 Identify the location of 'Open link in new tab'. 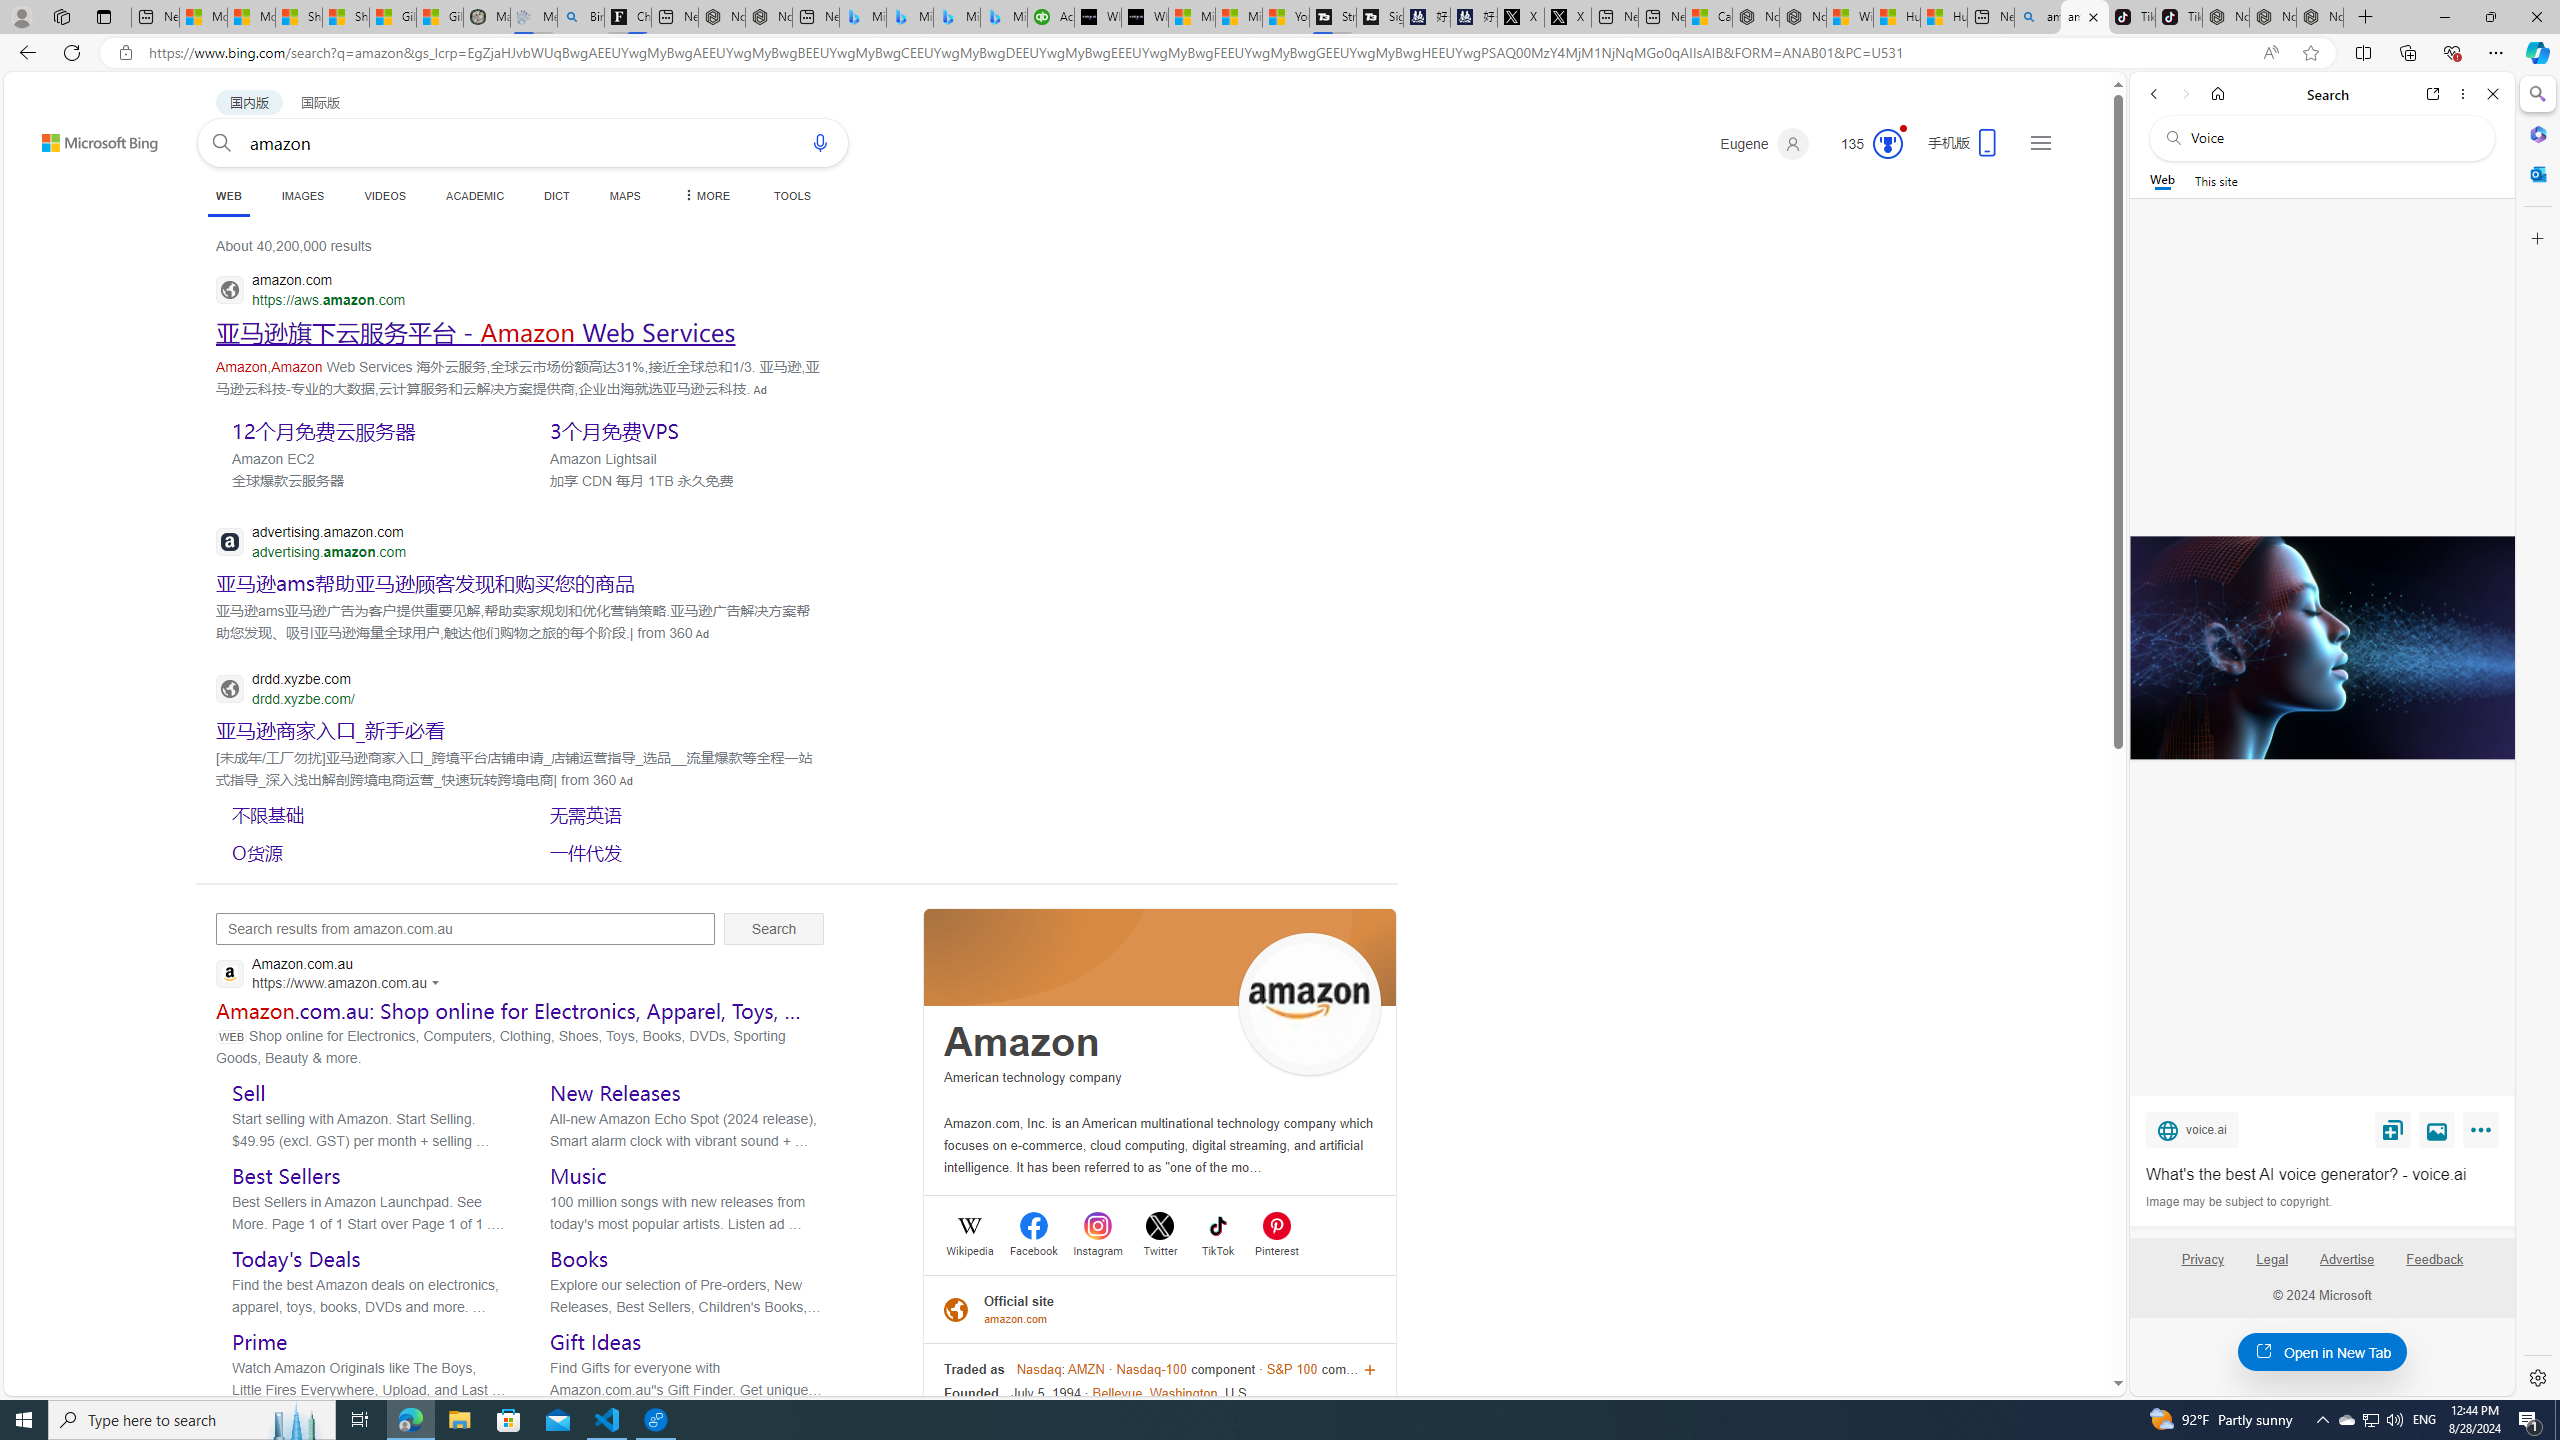
(2433, 93).